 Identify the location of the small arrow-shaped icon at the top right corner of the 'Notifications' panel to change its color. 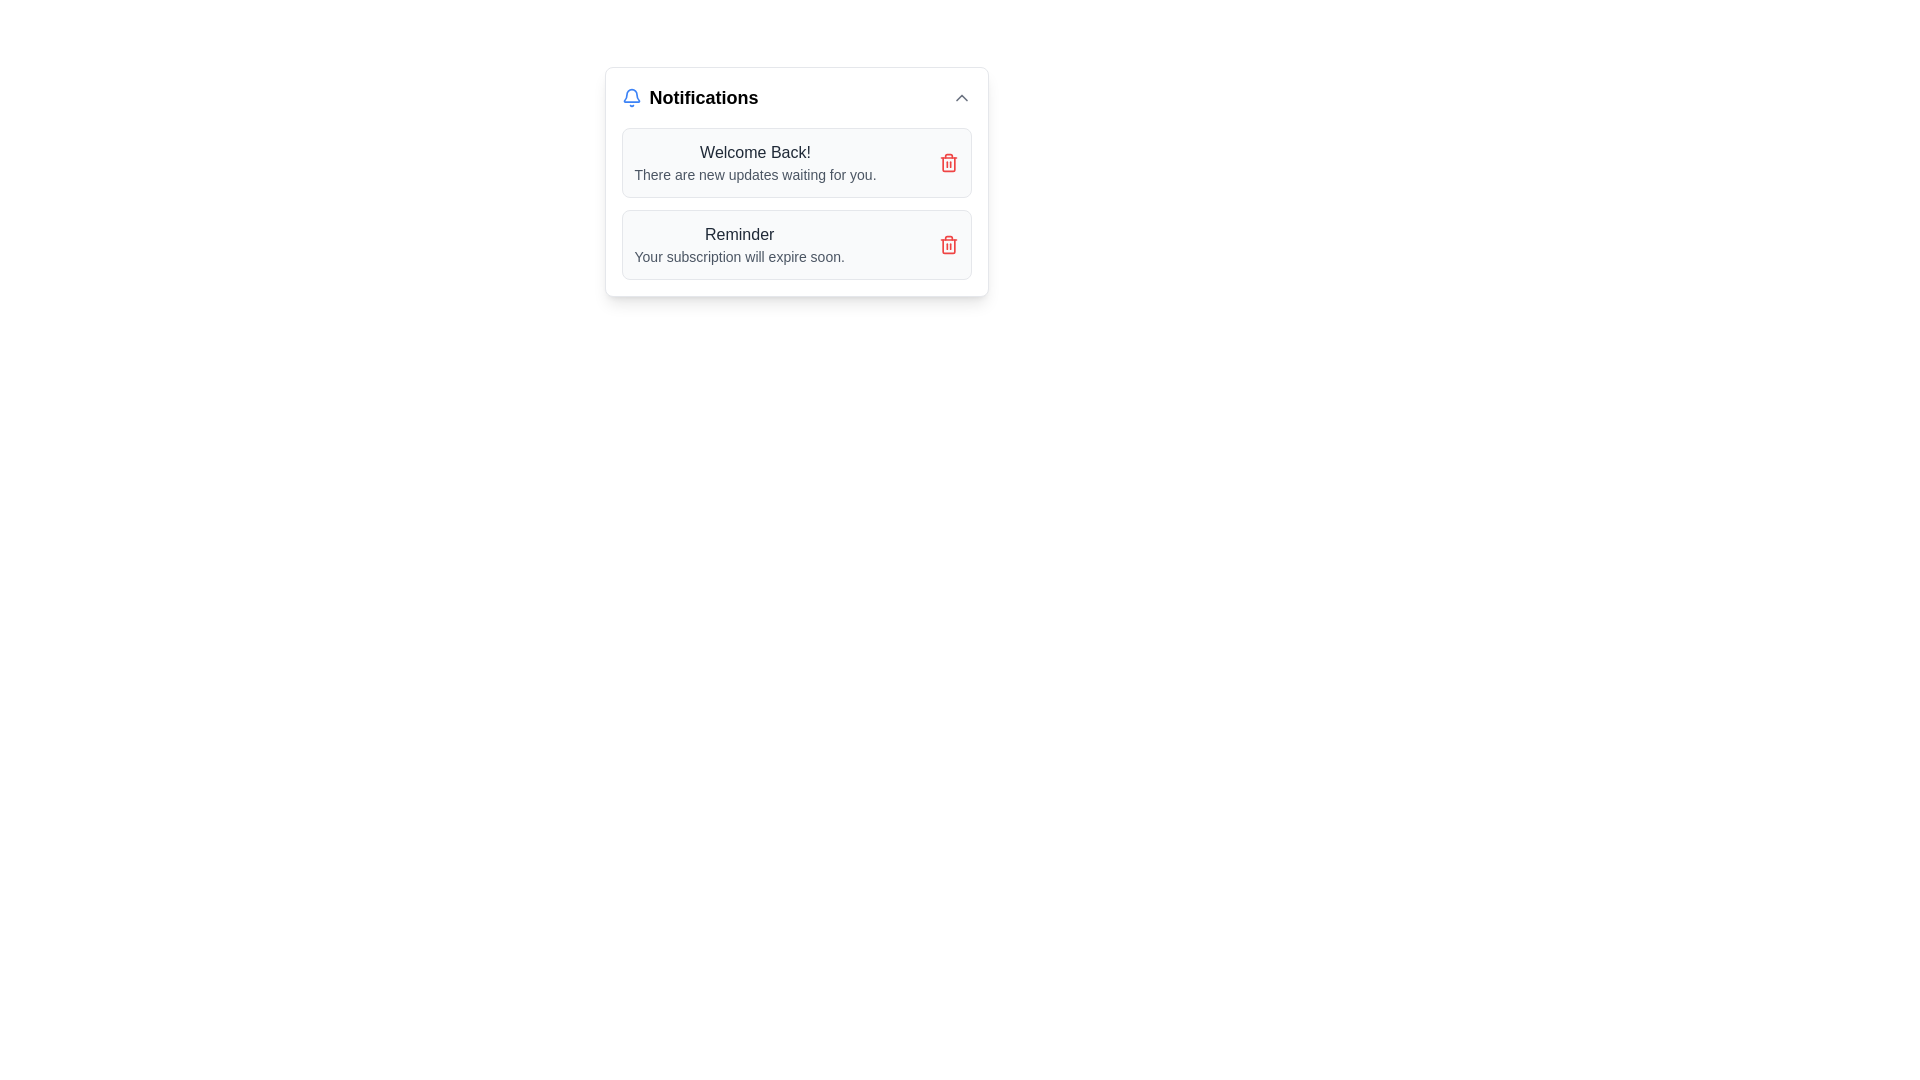
(961, 97).